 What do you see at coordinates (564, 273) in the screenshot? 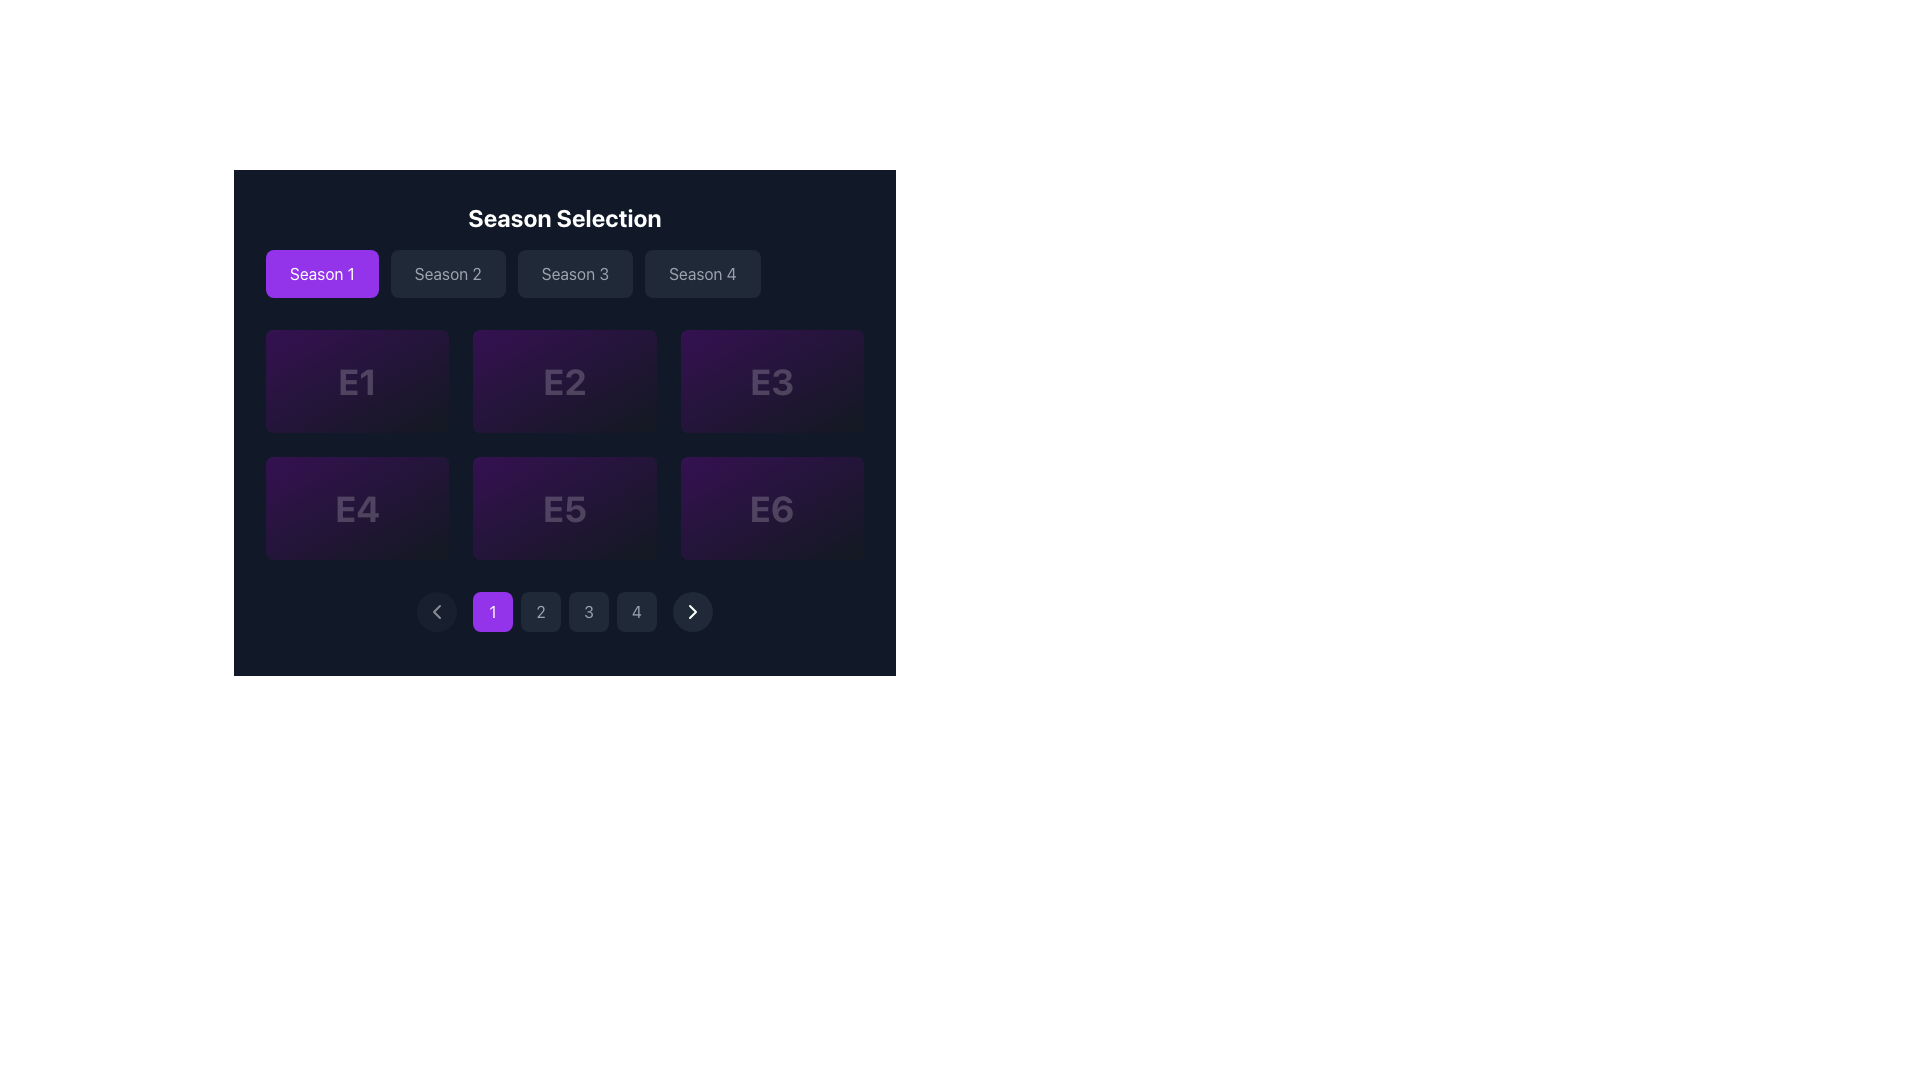
I see `the group of buttons for season selection located beneath the 'Season Selection' heading` at bounding box center [564, 273].